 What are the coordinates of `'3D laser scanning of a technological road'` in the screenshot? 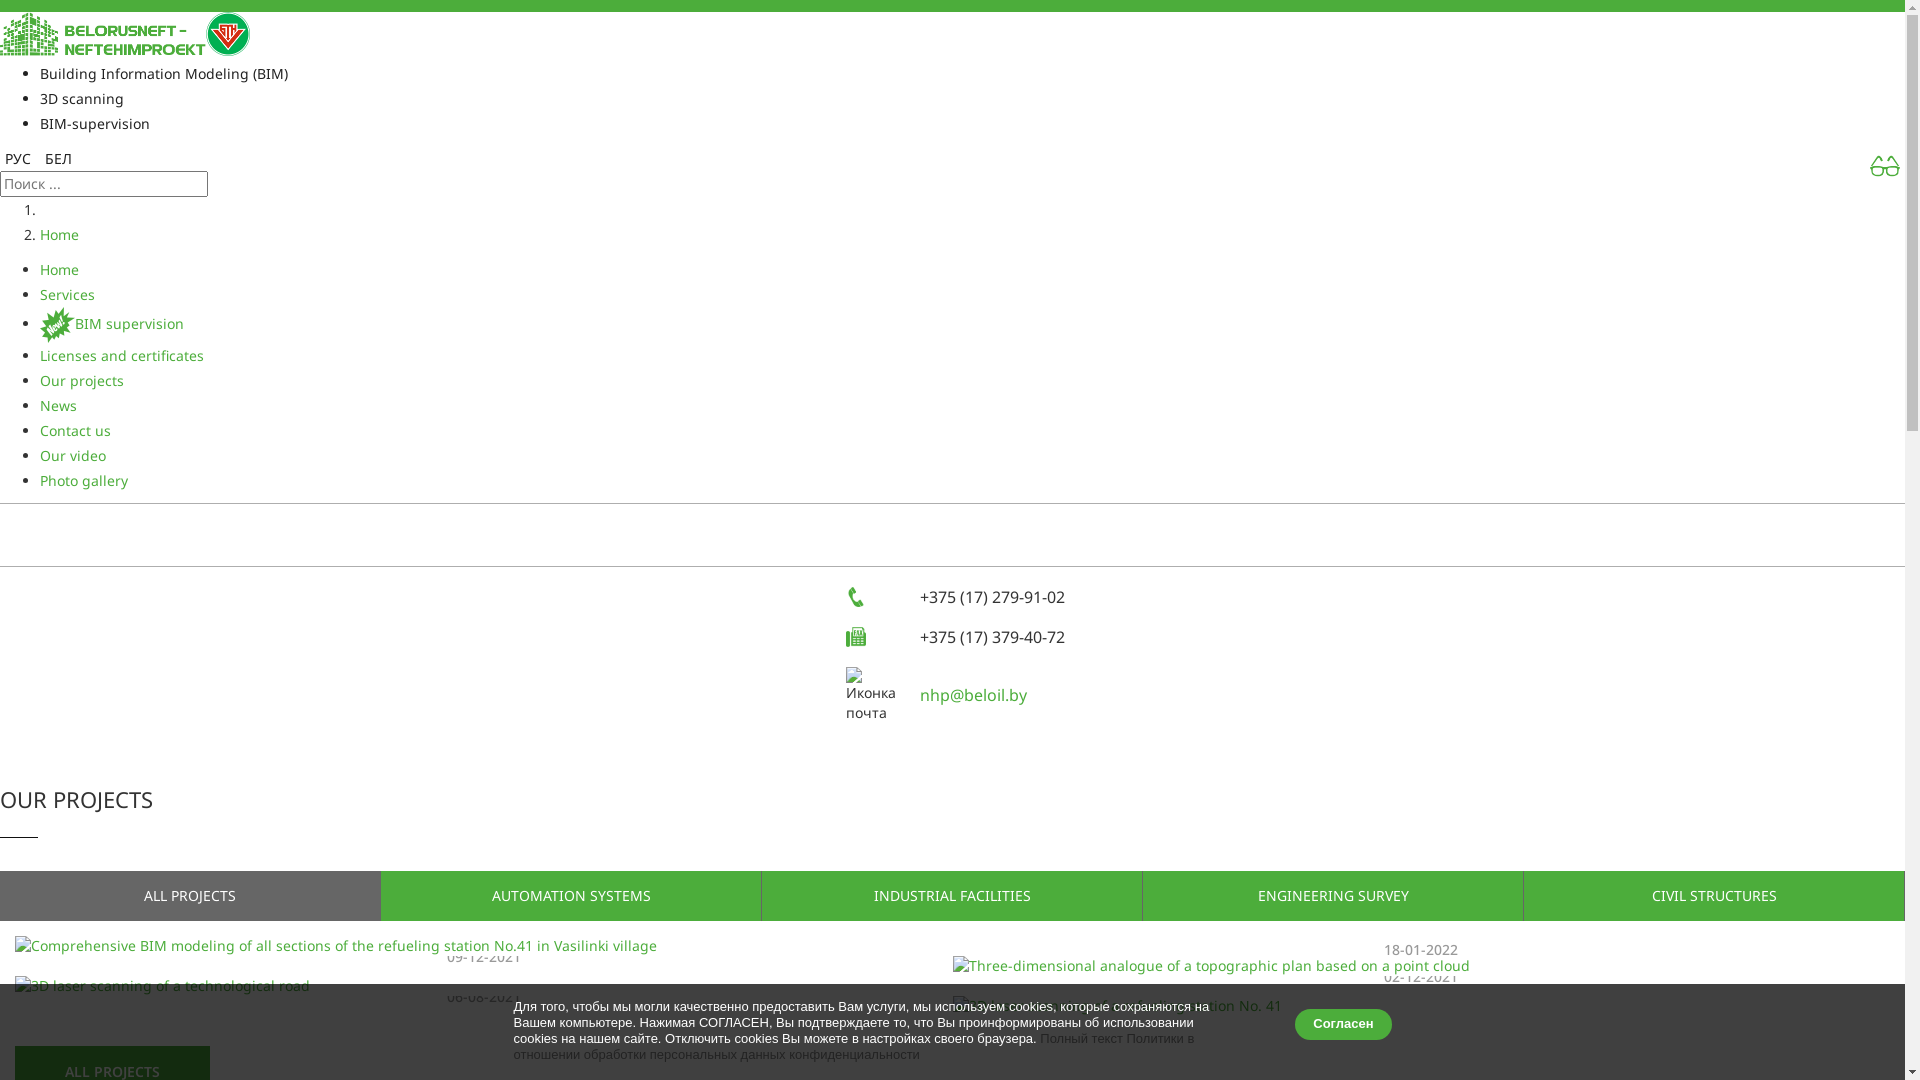 It's located at (484, 985).